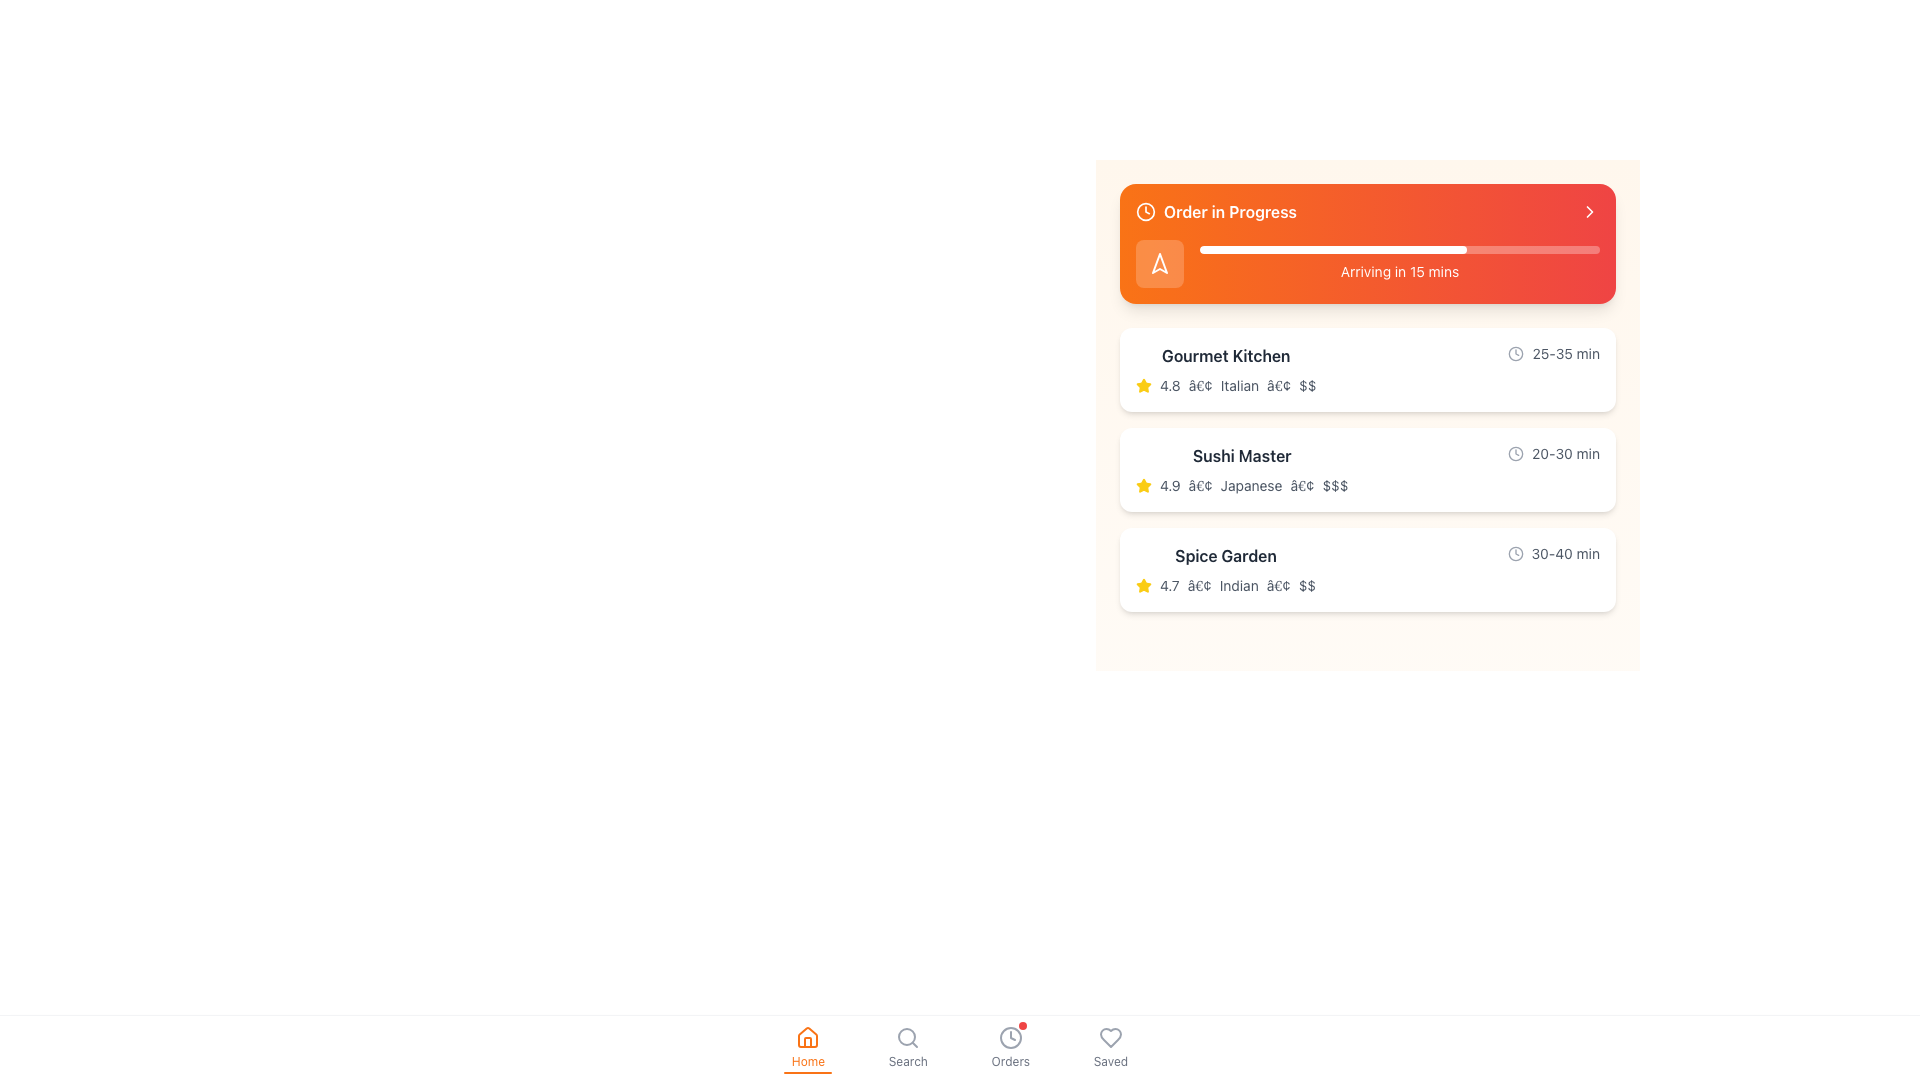  Describe the element at coordinates (1200, 486) in the screenshot. I see `the second bullet point symbol that serves as a separator between the text '4.9' and 'Japanese'` at that location.